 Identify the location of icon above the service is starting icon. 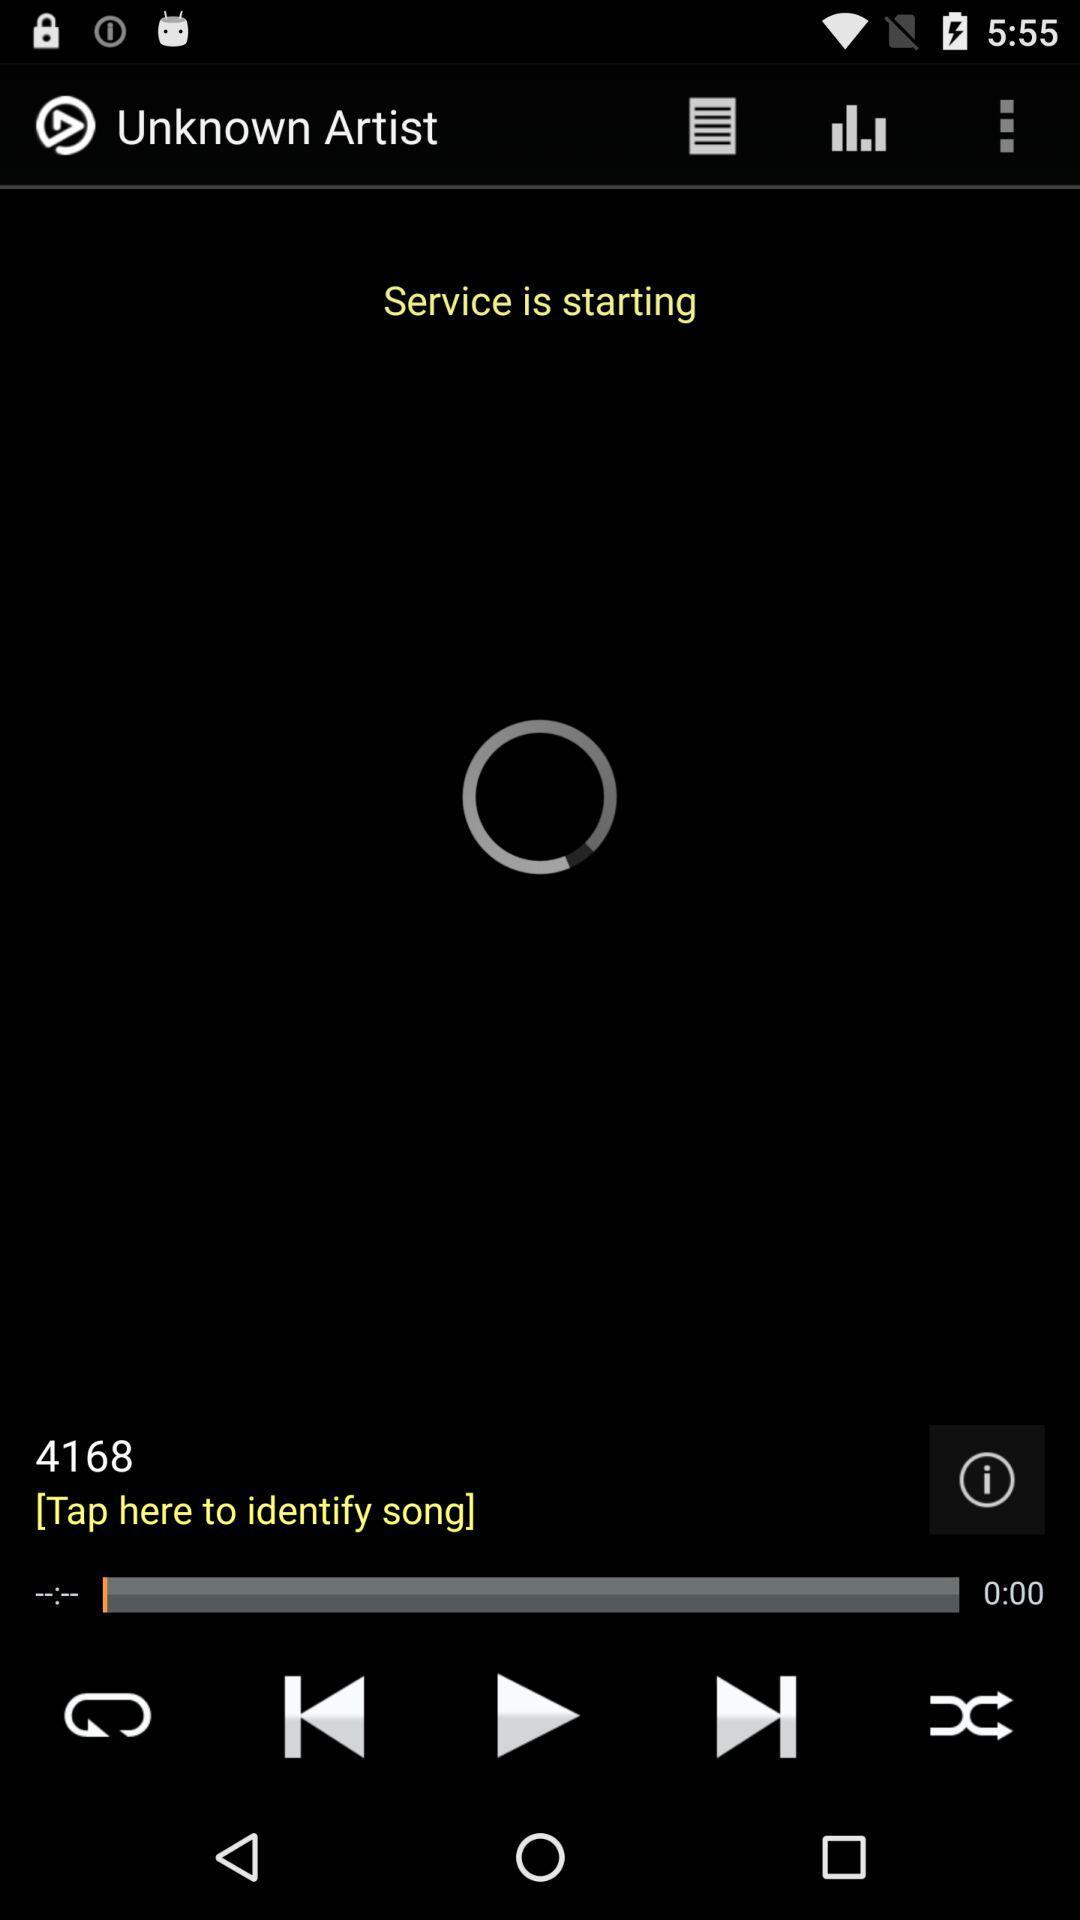
(711, 124).